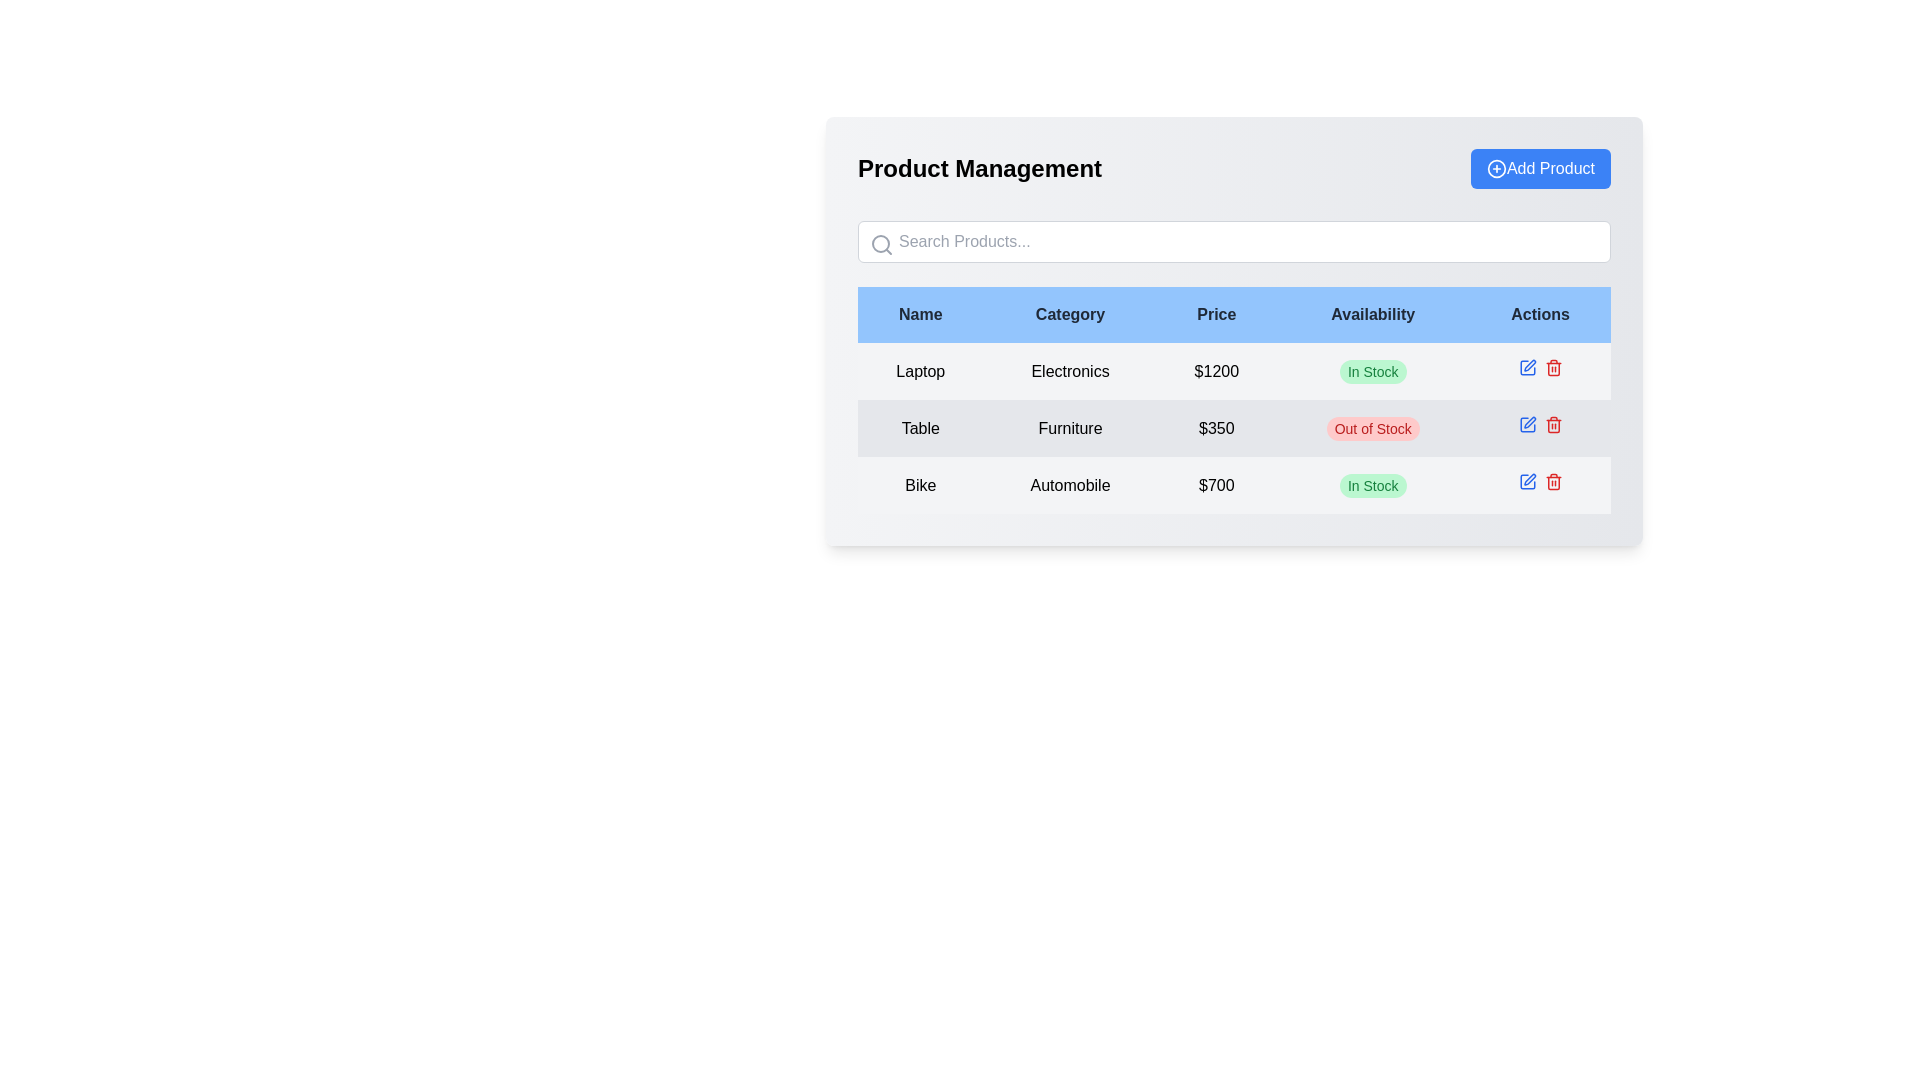  I want to click on the outer rectangular shape of the trash icon in the 'Actions' column of the third row to trigger a delete action, so click(1552, 425).